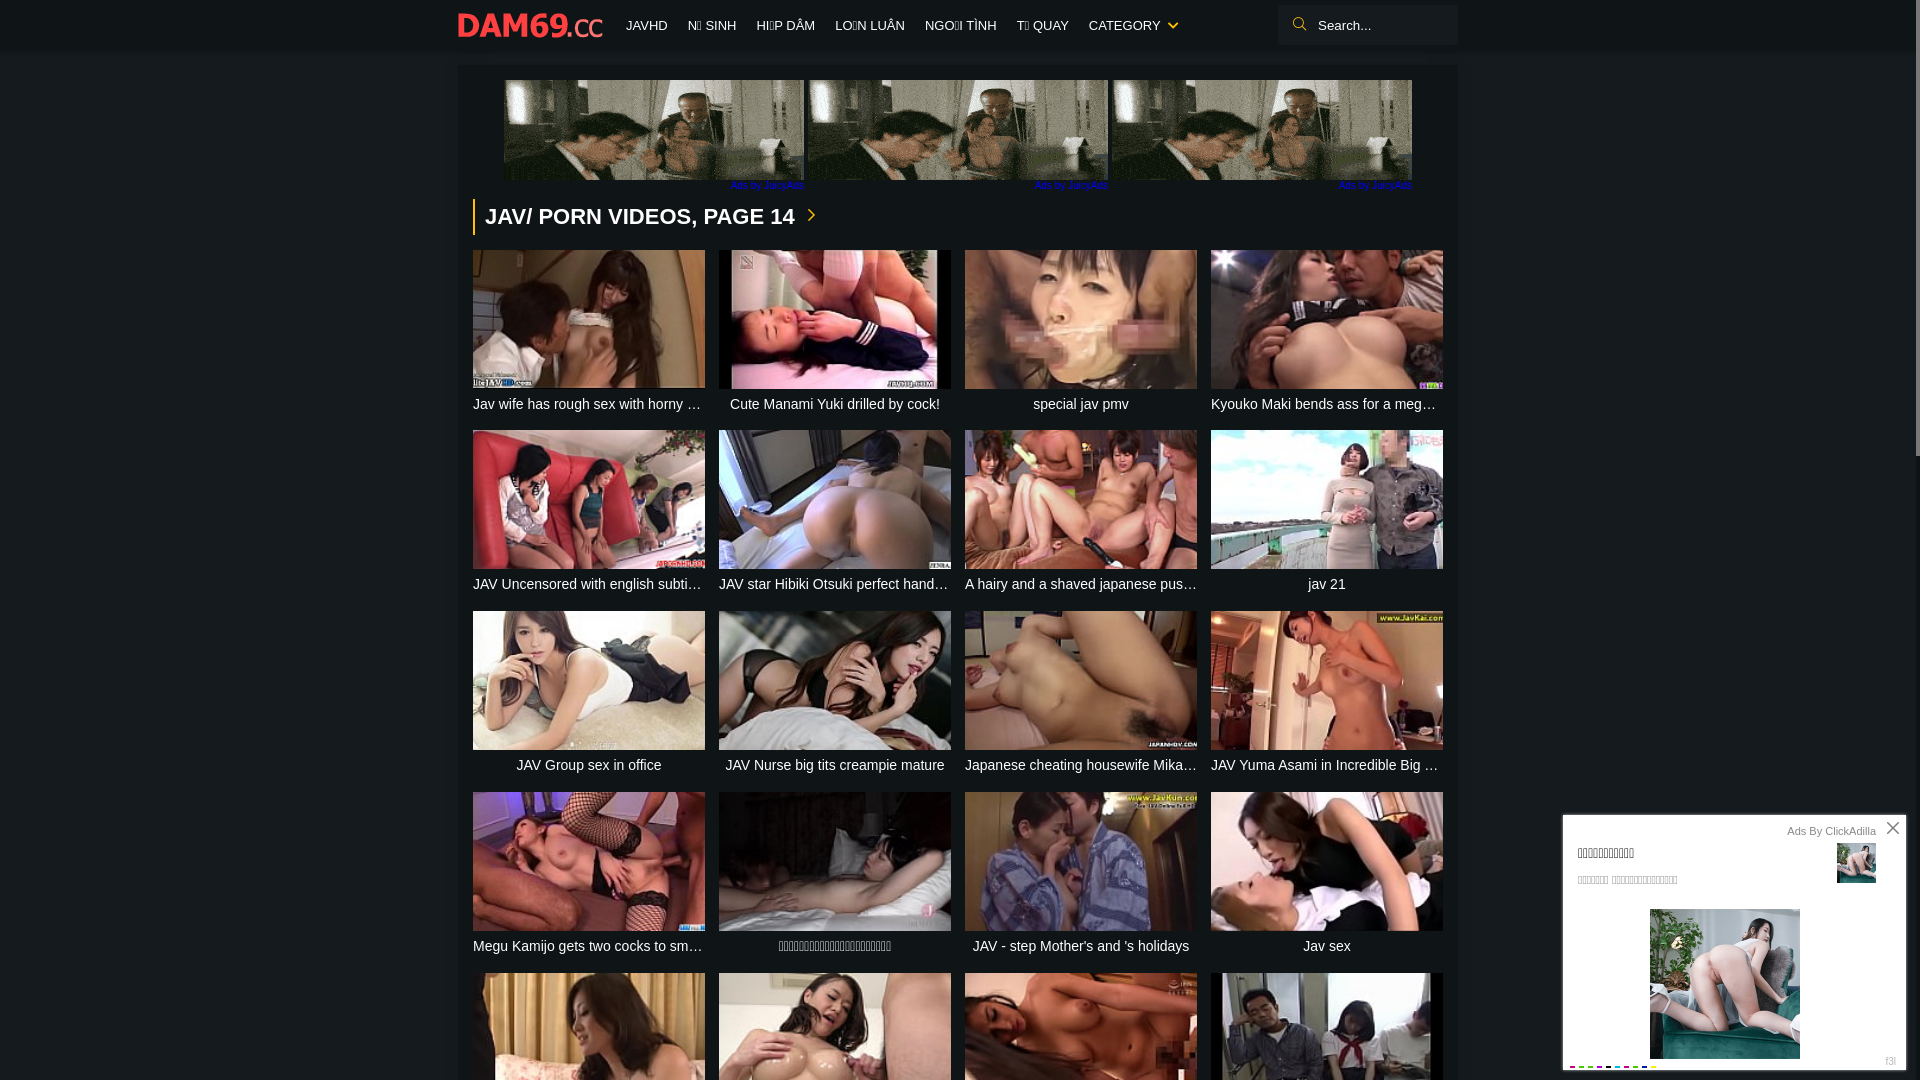 Image resolution: width=1920 pixels, height=1080 pixels. I want to click on 'JAV Yuma Asami in Incredible Big Tits, Cunnilingus JAV movie', so click(1326, 693).